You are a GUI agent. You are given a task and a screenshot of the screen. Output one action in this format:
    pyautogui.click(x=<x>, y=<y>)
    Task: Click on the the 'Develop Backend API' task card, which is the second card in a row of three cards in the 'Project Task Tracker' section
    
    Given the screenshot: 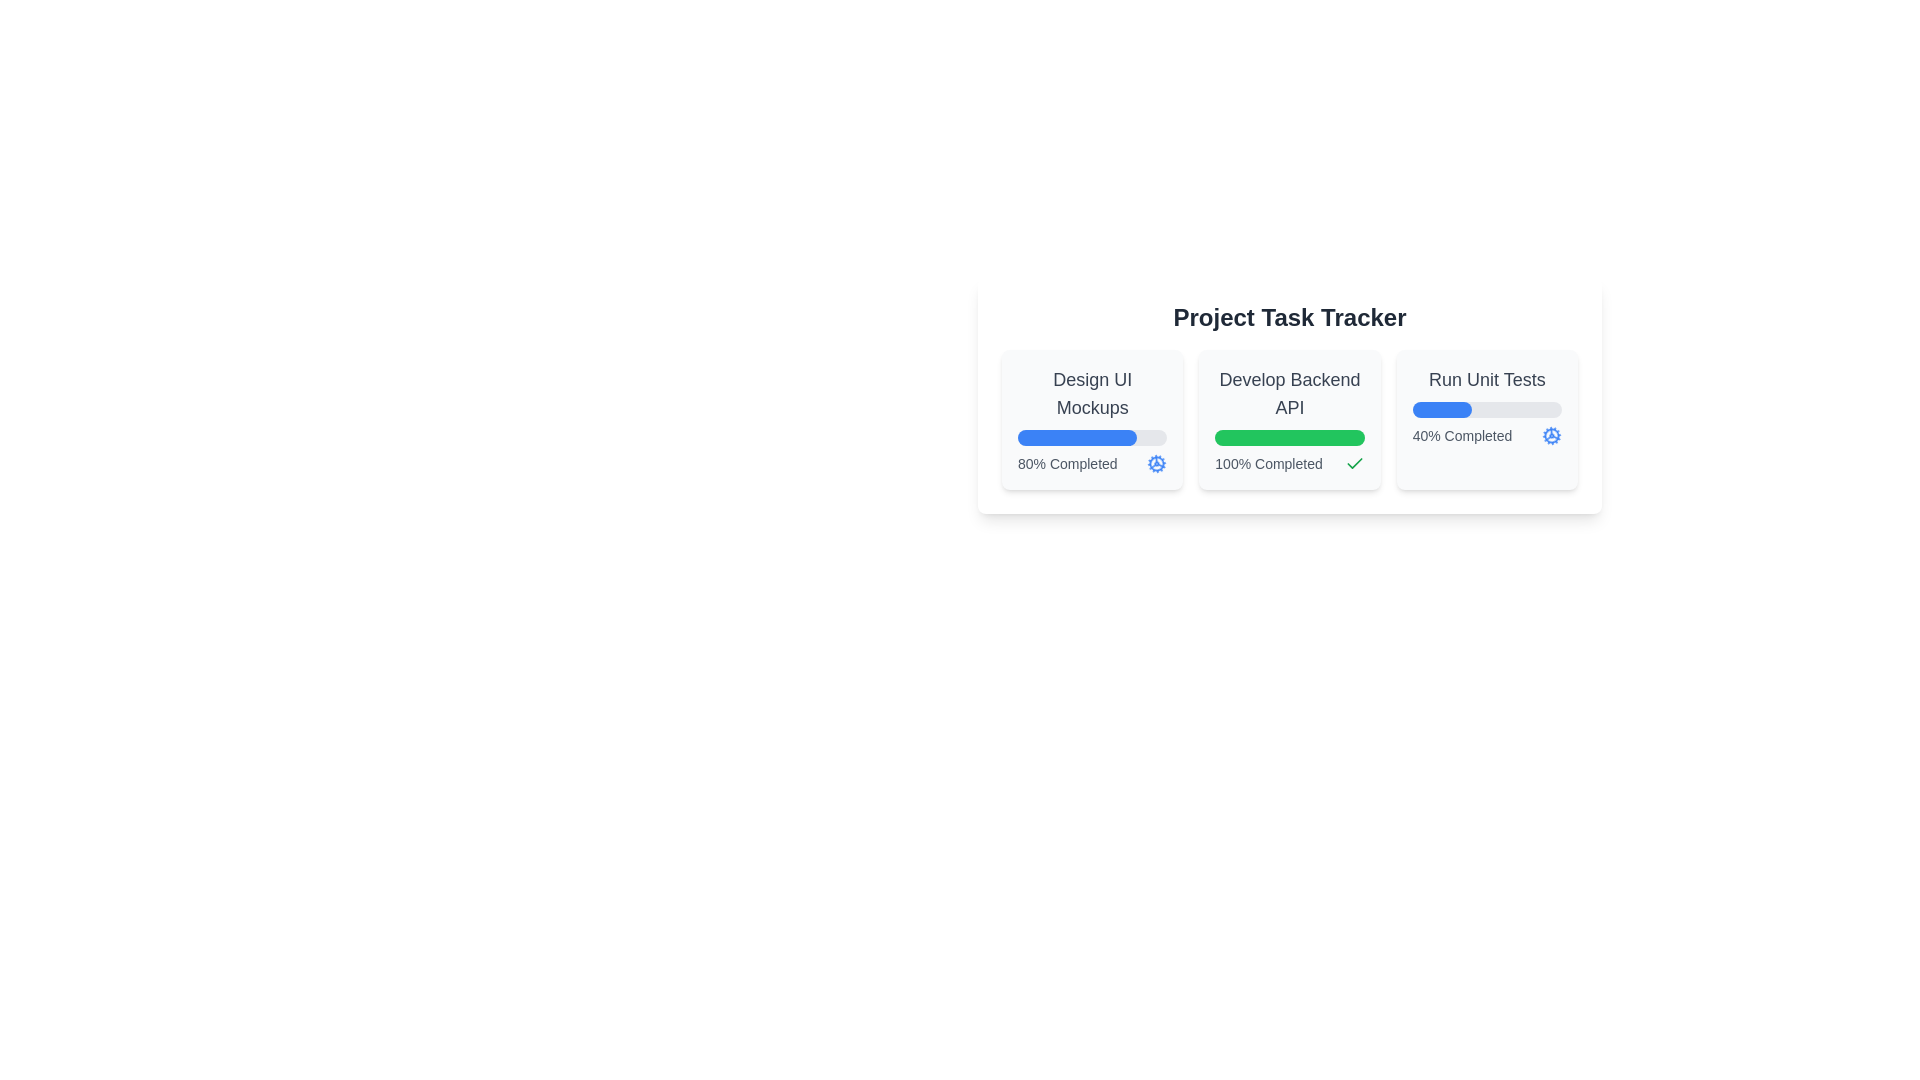 What is the action you would take?
    pyautogui.click(x=1290, y=396)
    